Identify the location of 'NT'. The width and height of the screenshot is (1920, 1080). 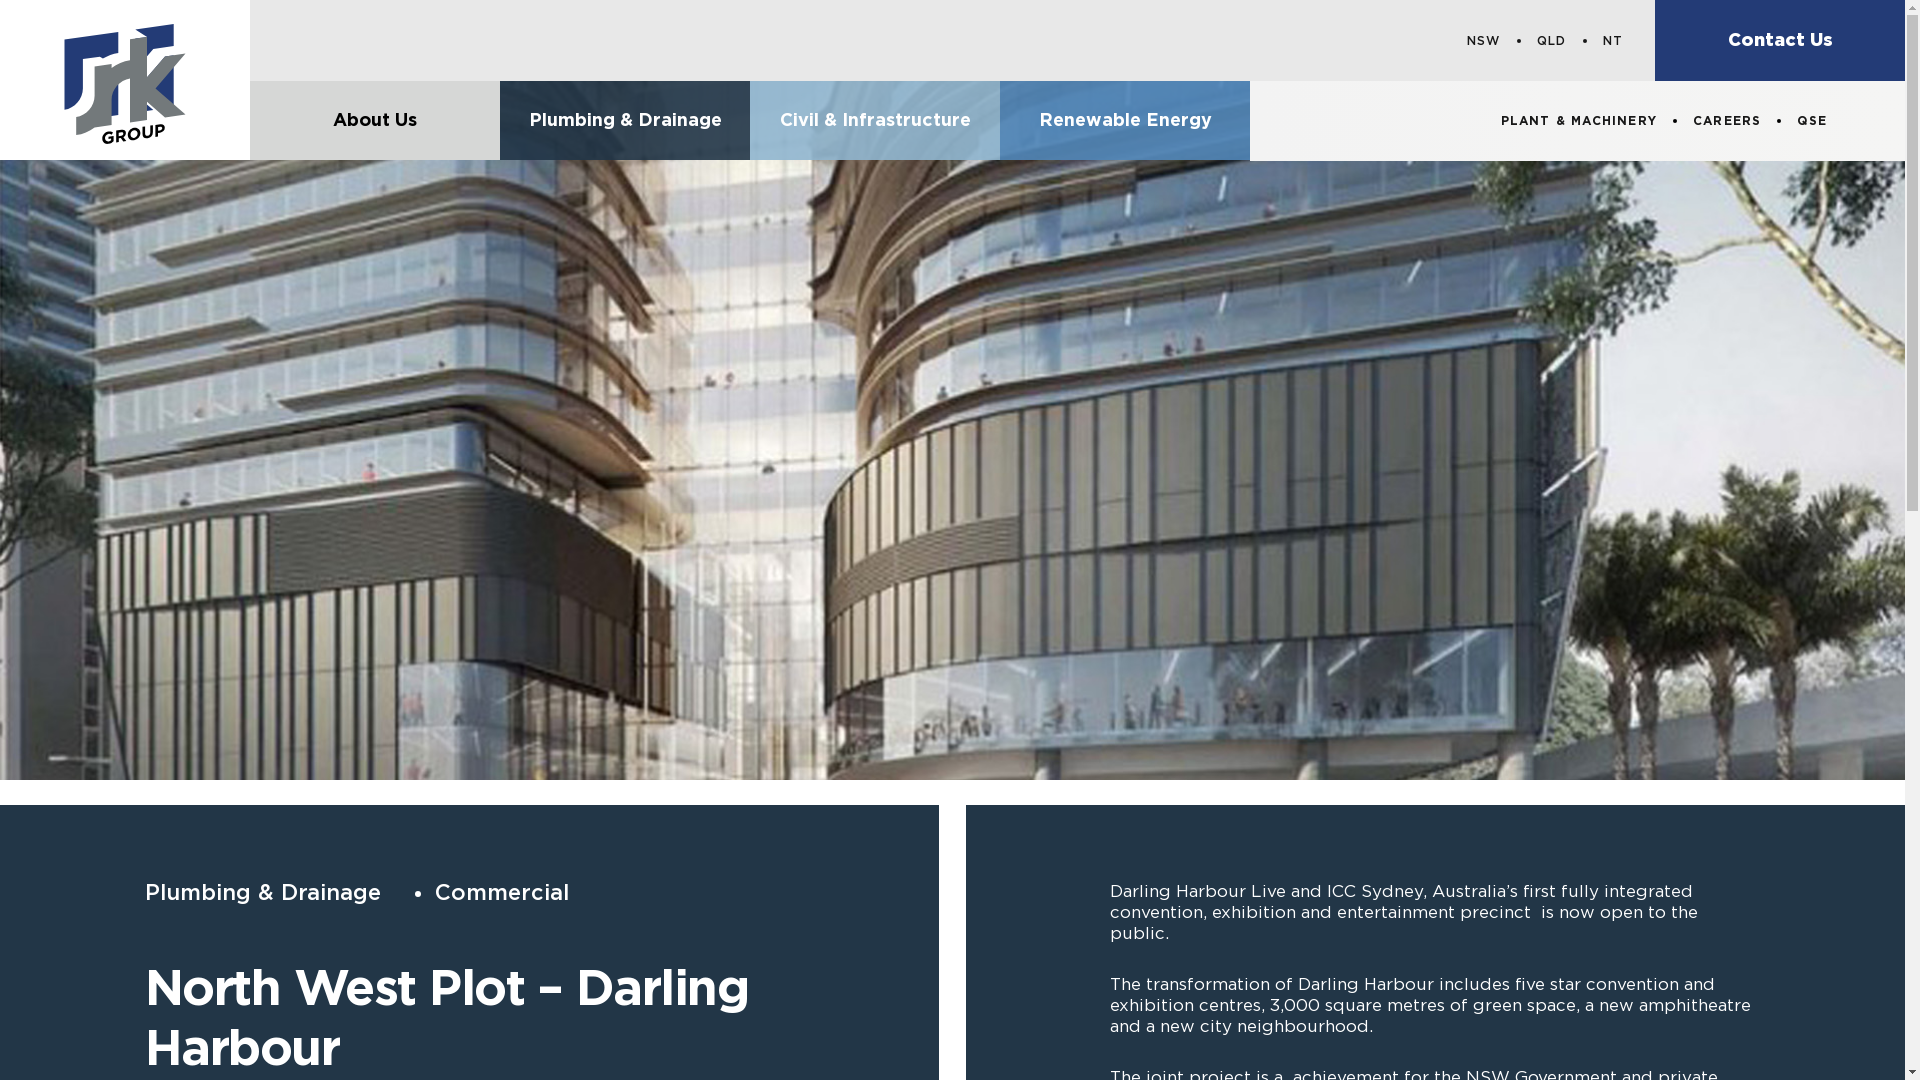
(1612, 41).